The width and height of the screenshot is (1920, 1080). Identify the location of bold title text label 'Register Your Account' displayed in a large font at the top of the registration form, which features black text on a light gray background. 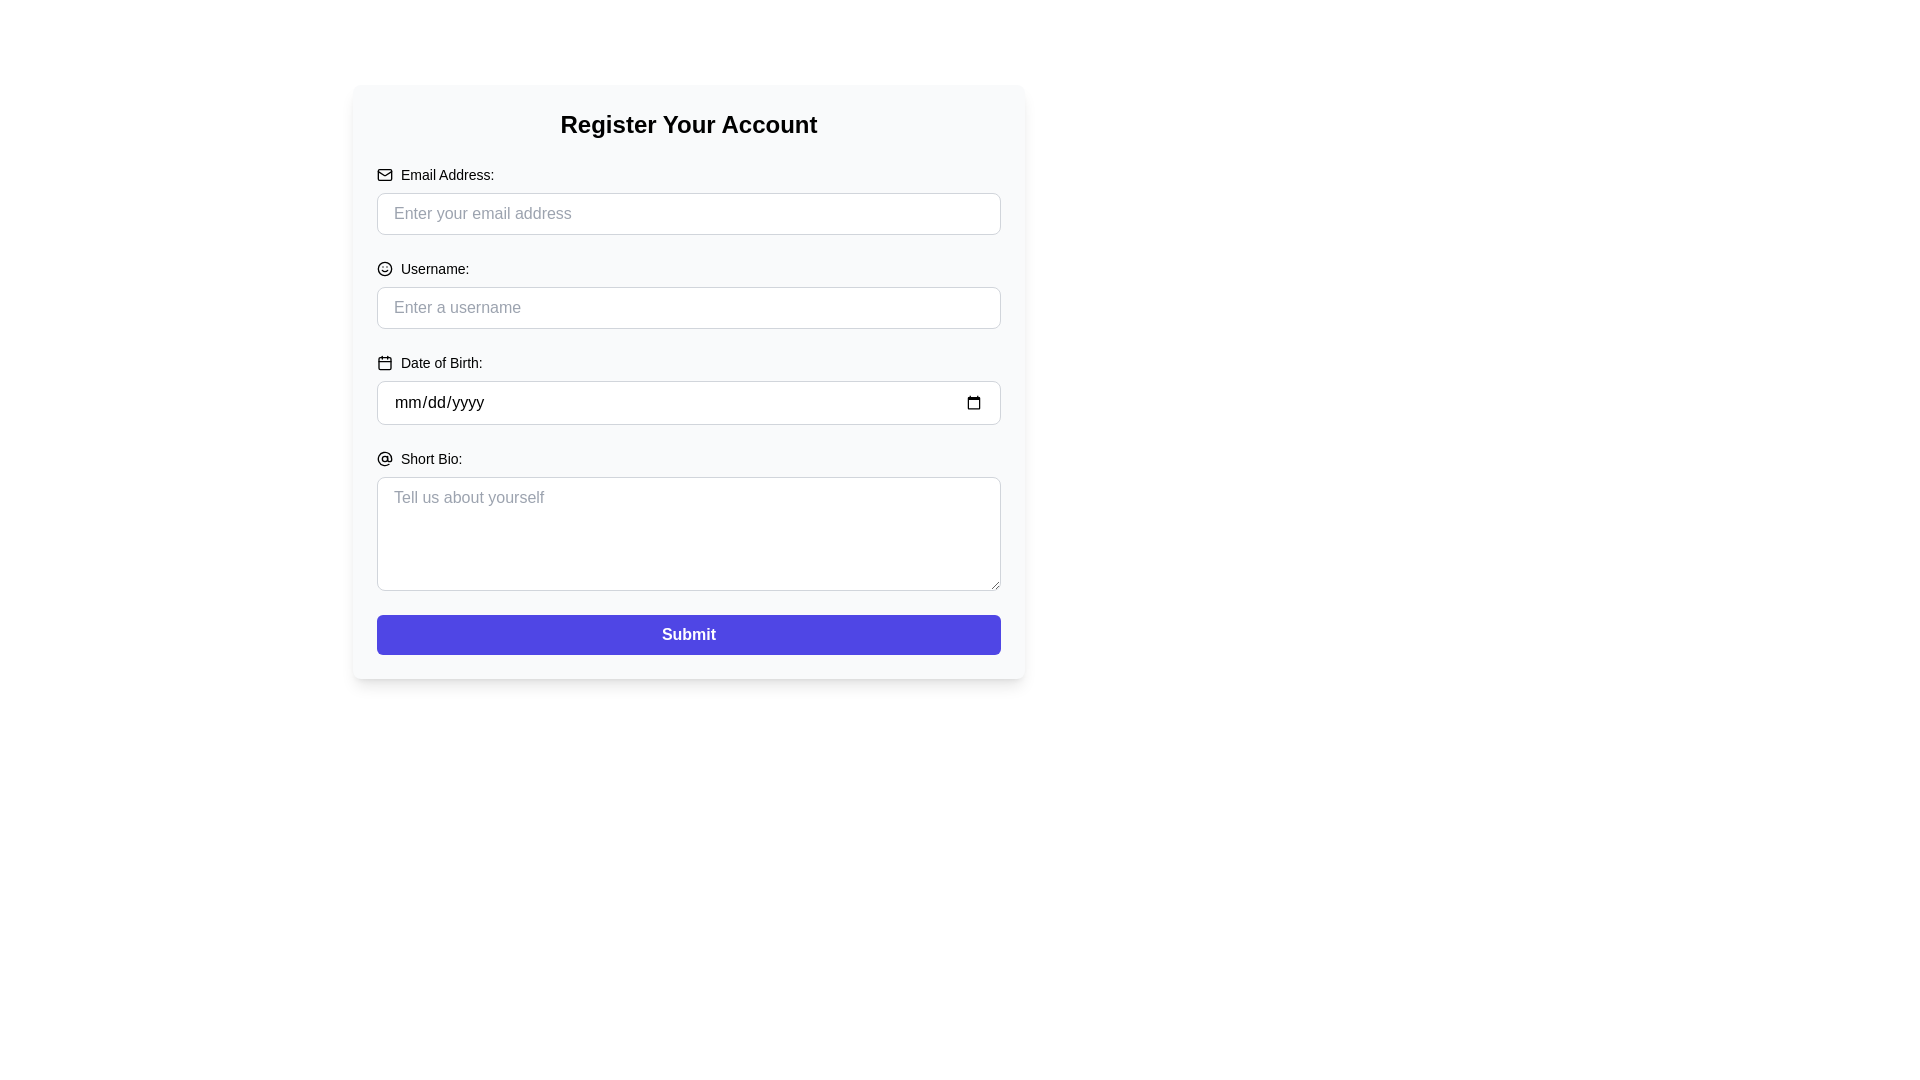
(689, 124).